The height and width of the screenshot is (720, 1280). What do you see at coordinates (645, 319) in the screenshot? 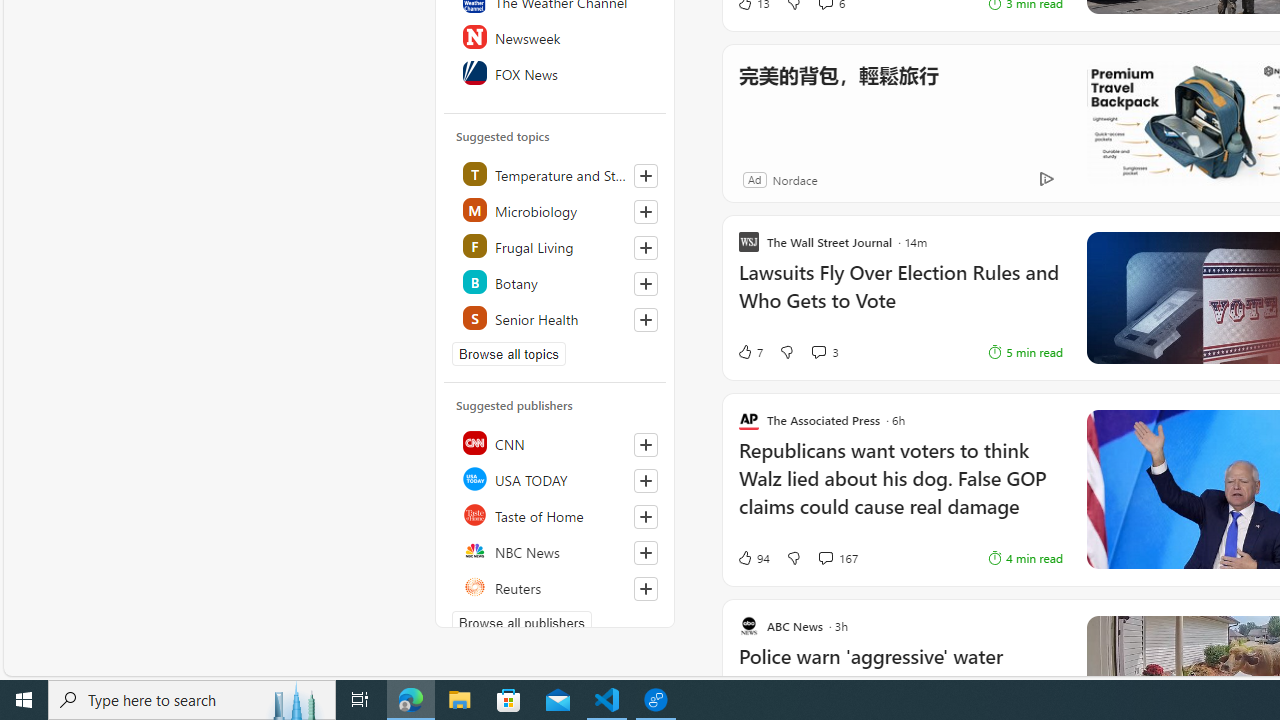
I see `'Follow this topic'` at bounding box center [645, 319].